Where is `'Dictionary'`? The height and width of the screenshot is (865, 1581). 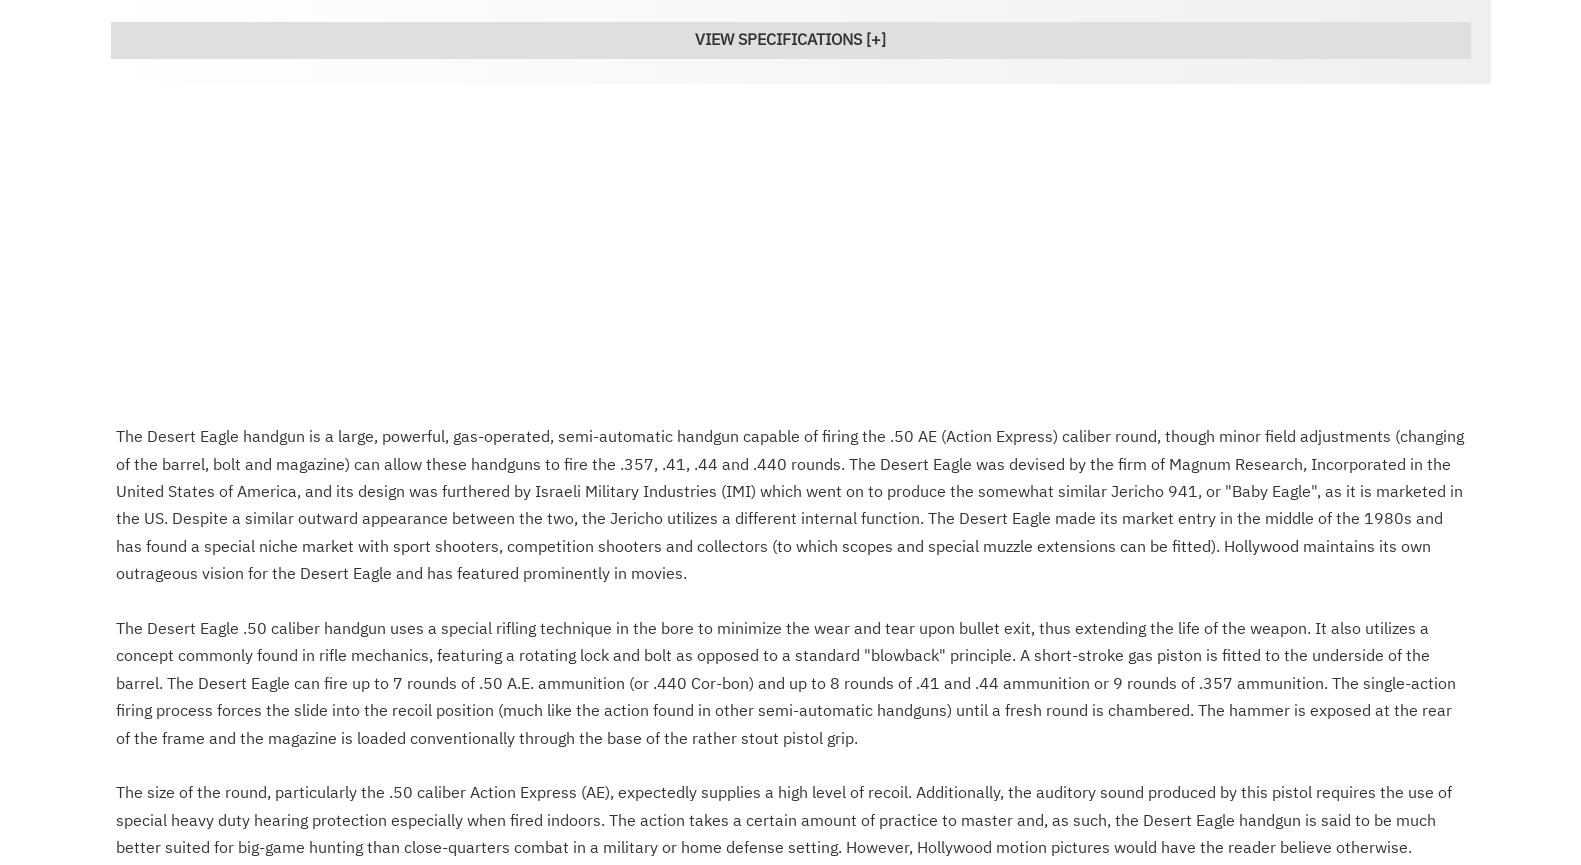
'Dictionary' is located at coordinates (506, 849).